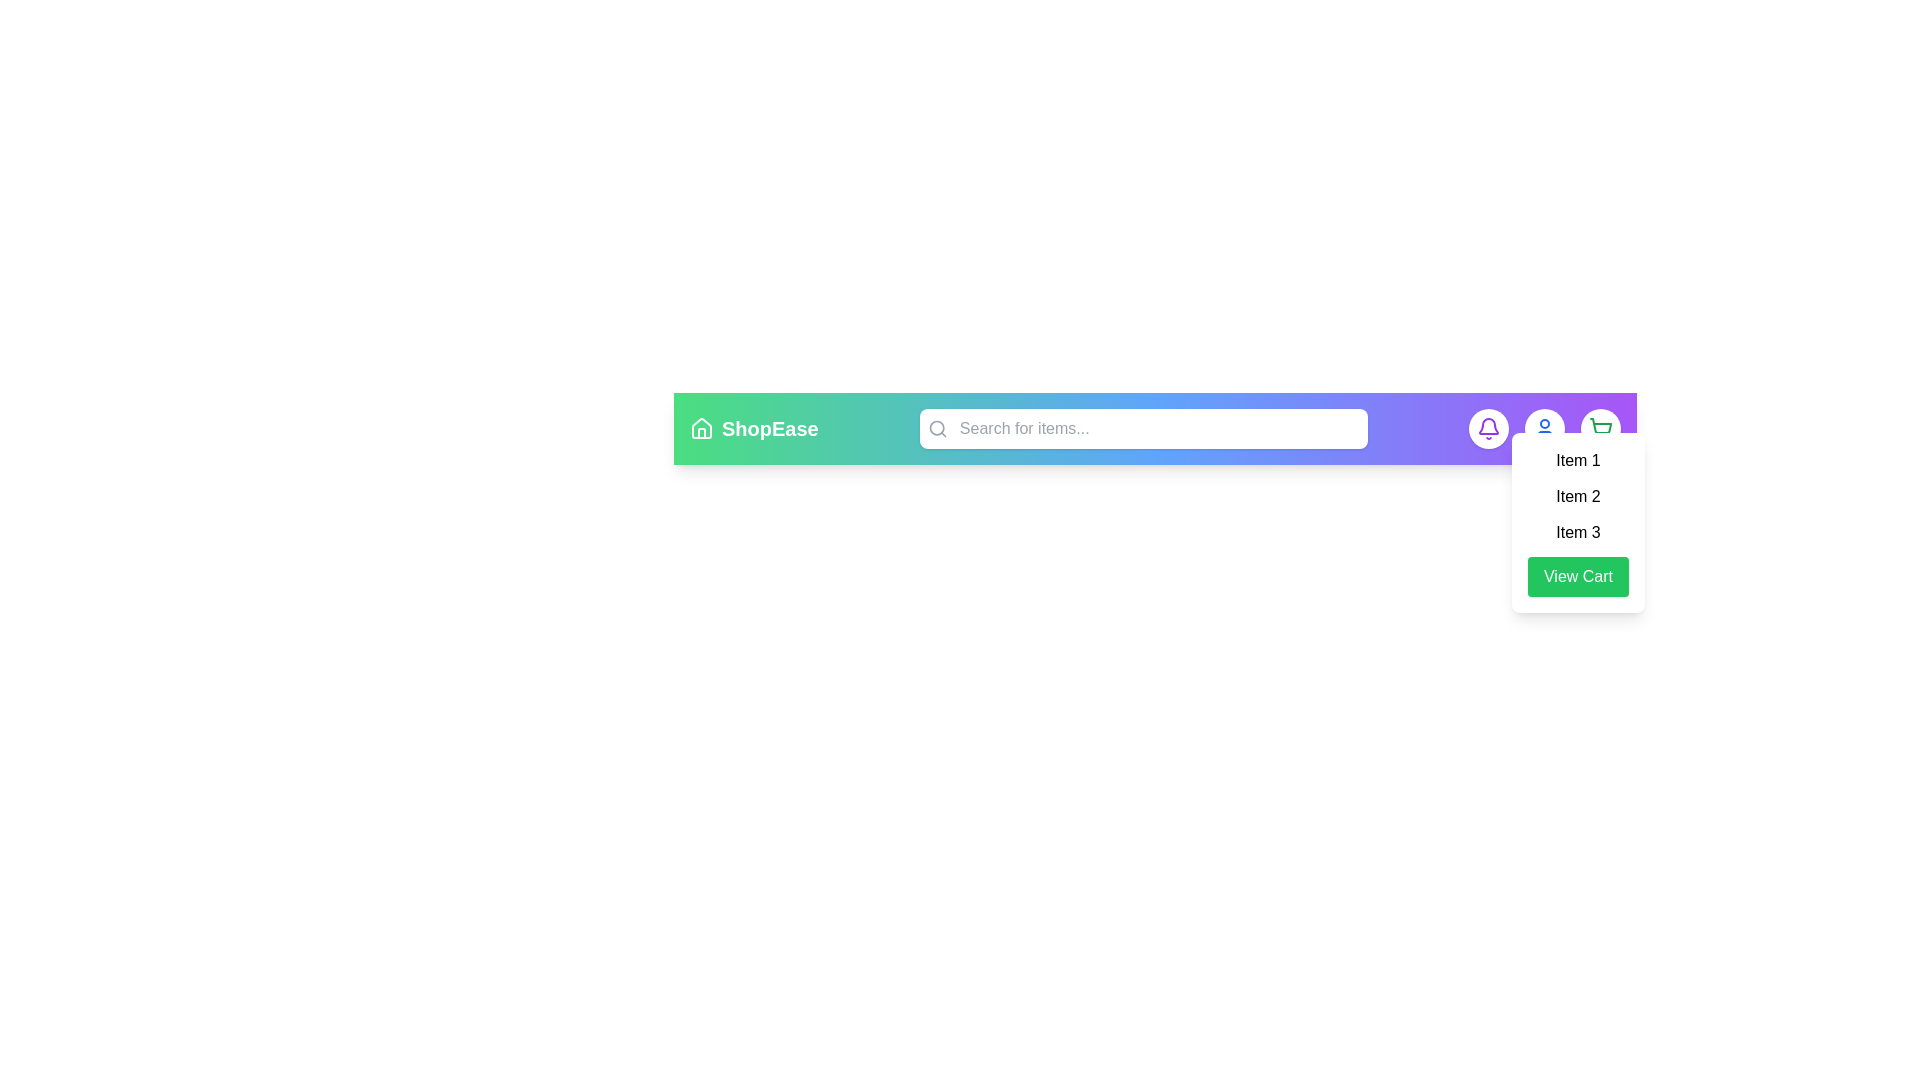  Describe the element at coordinates (1600, 427) in the screenshot. I see `the cart button to toggle the dropdown menu` at that location.